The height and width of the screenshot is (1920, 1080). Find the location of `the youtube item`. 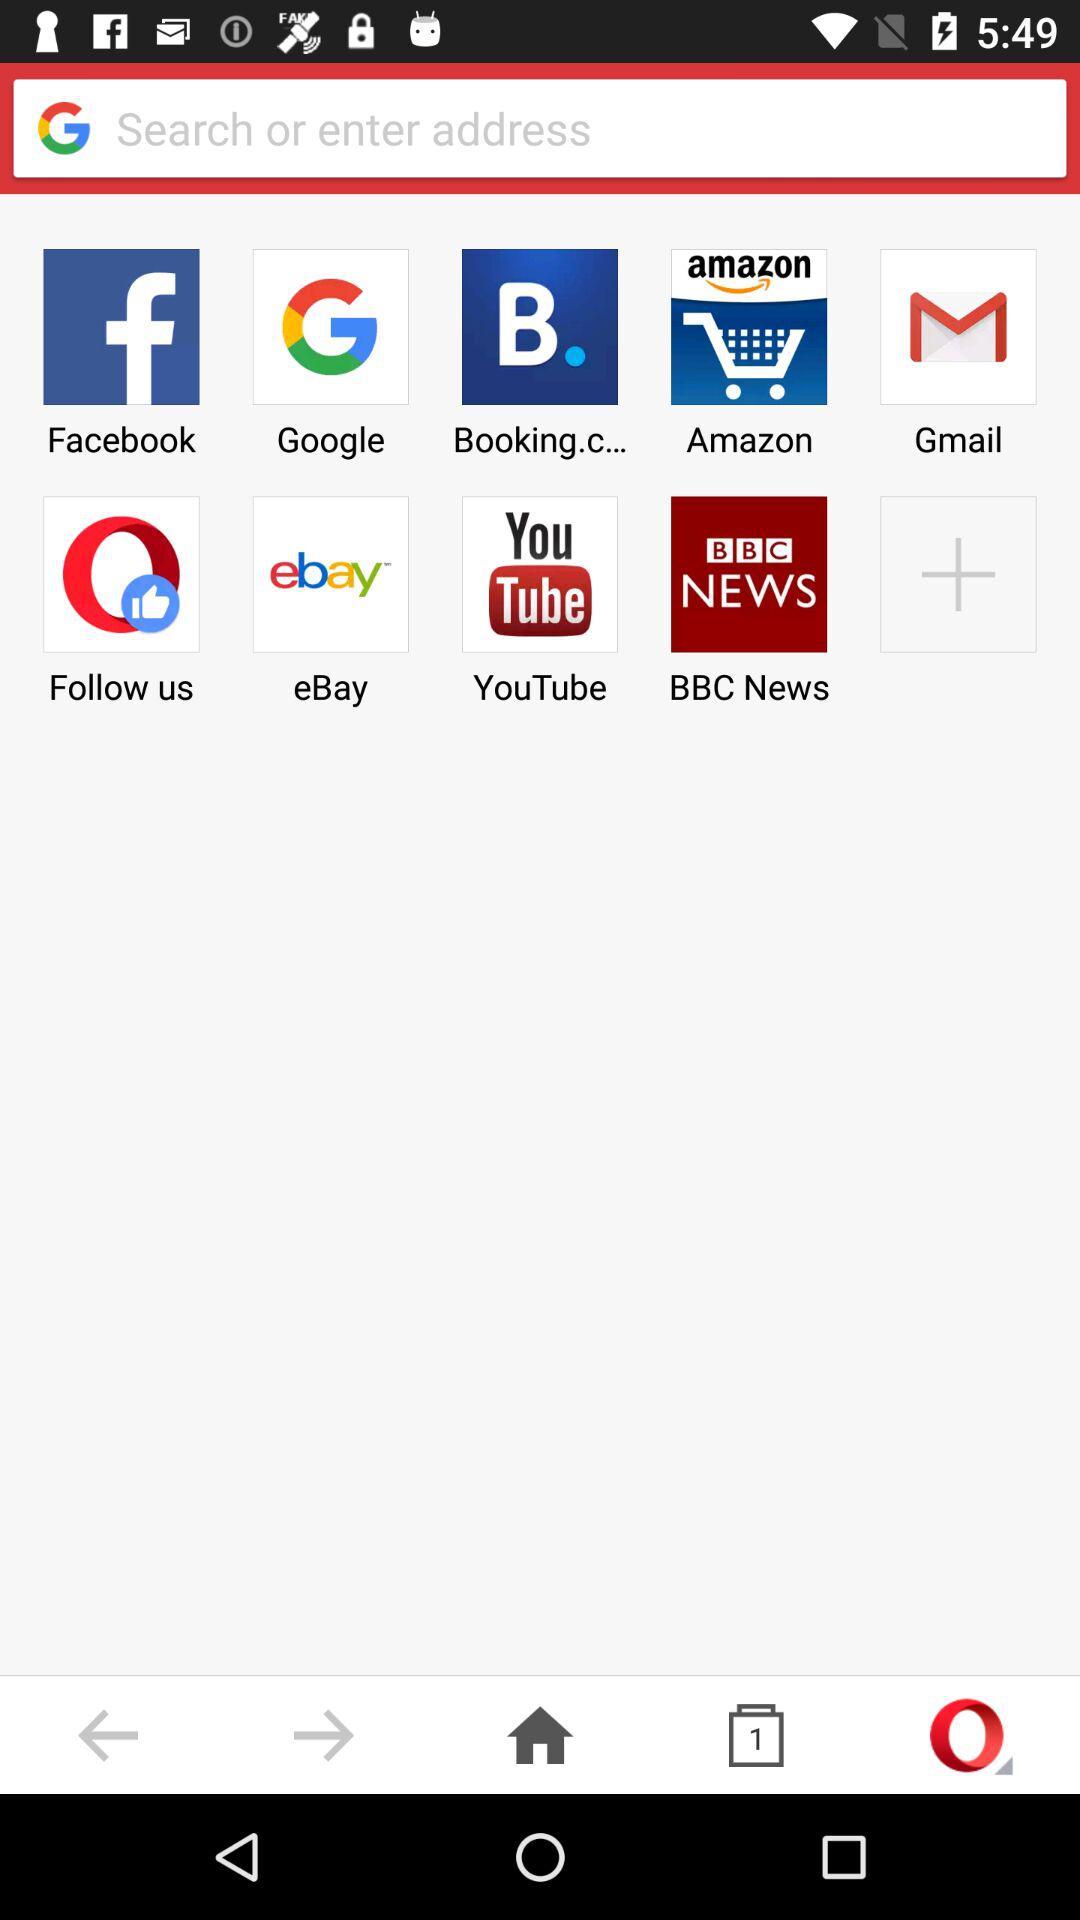

the youtube item is located at coordinates (540, 593).